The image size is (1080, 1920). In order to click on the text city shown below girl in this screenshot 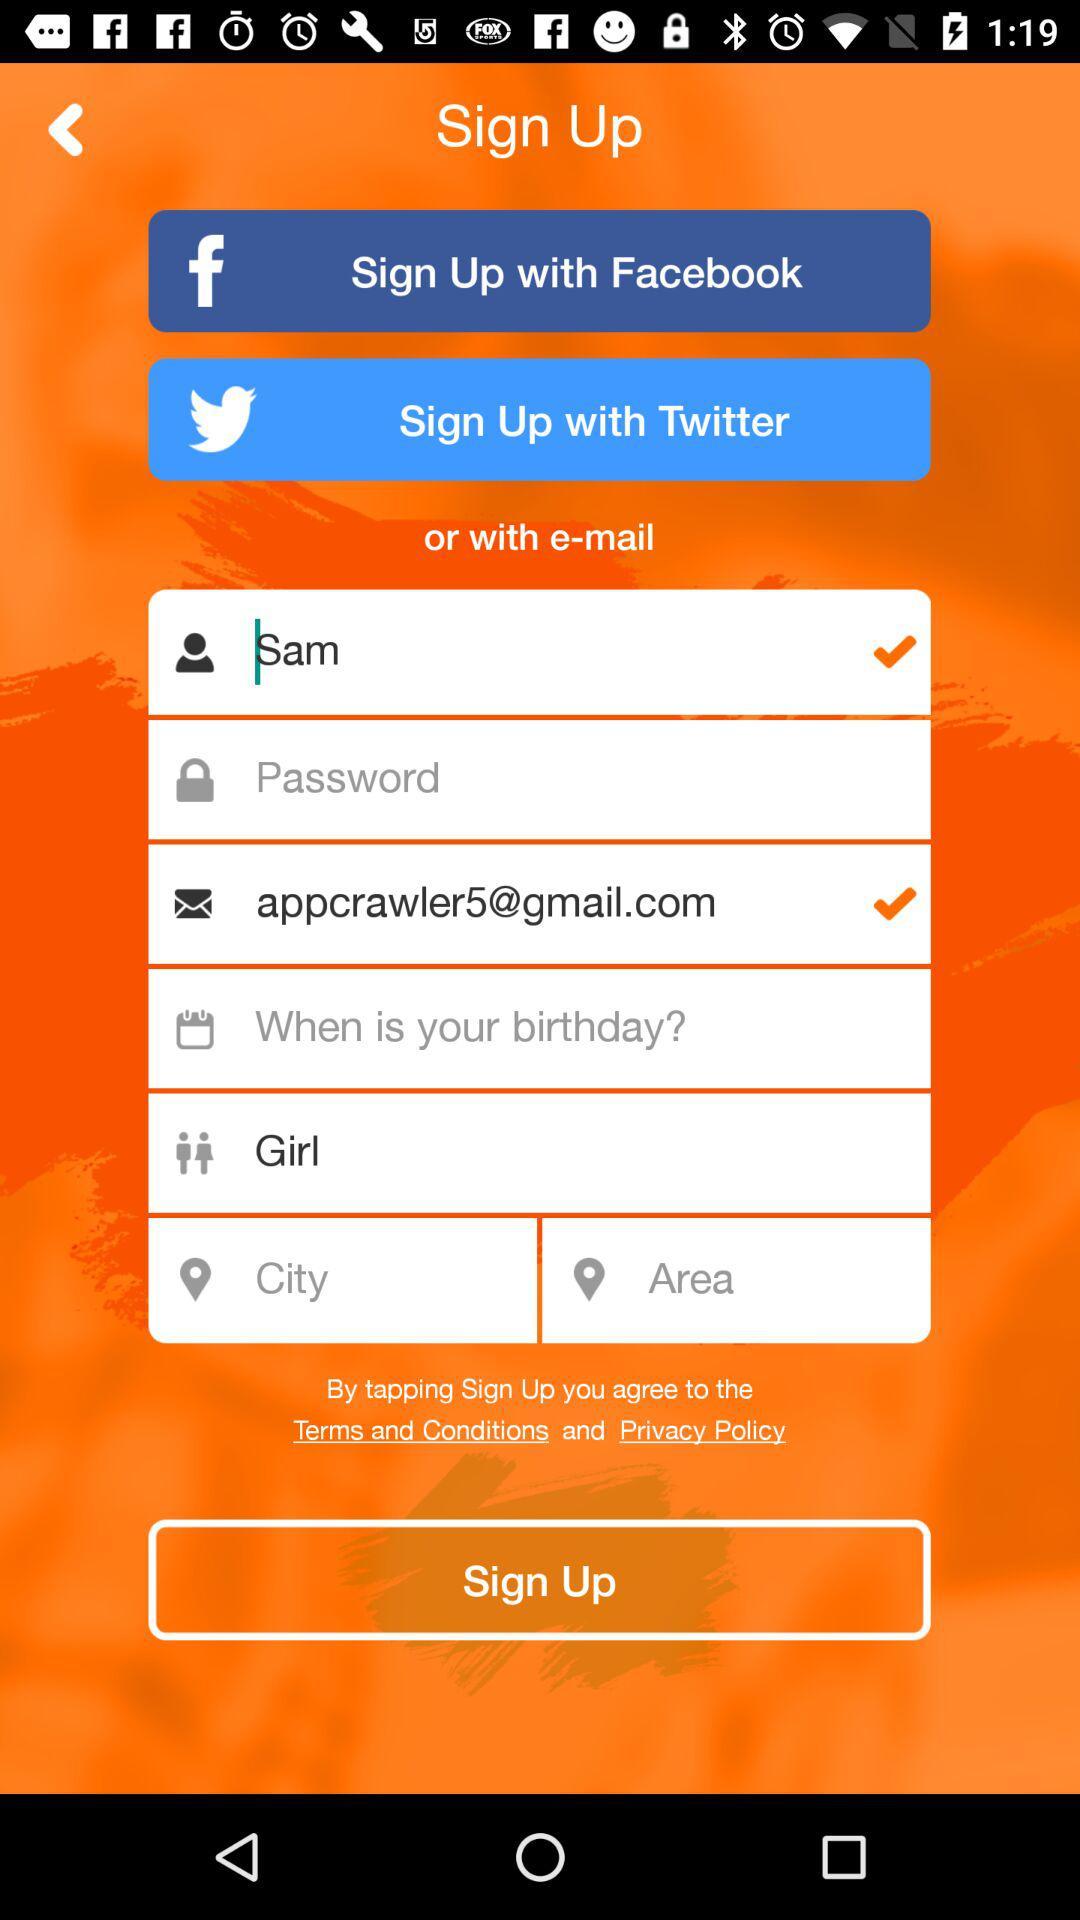, I will do `click(353, 1280)`.